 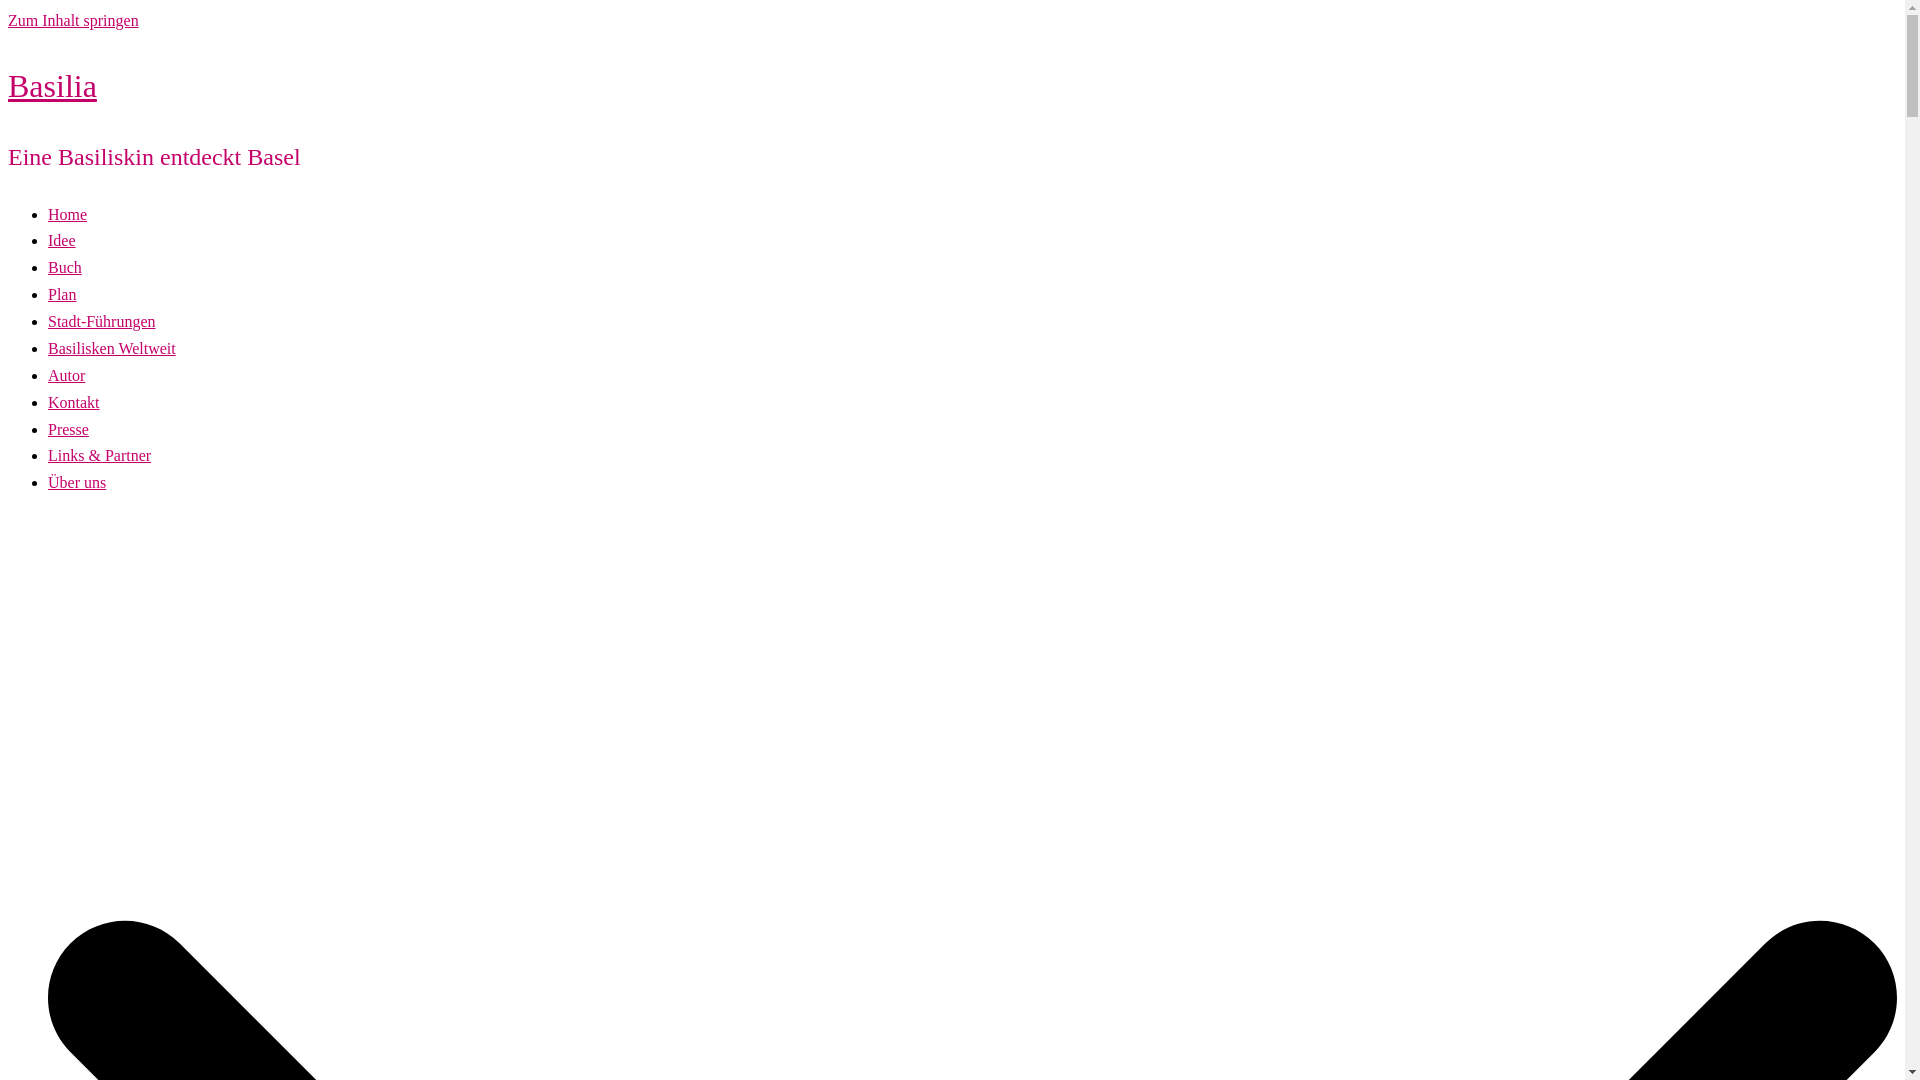 I want to click on 'Basilisken Weltweit', so click(x=110, y=347).